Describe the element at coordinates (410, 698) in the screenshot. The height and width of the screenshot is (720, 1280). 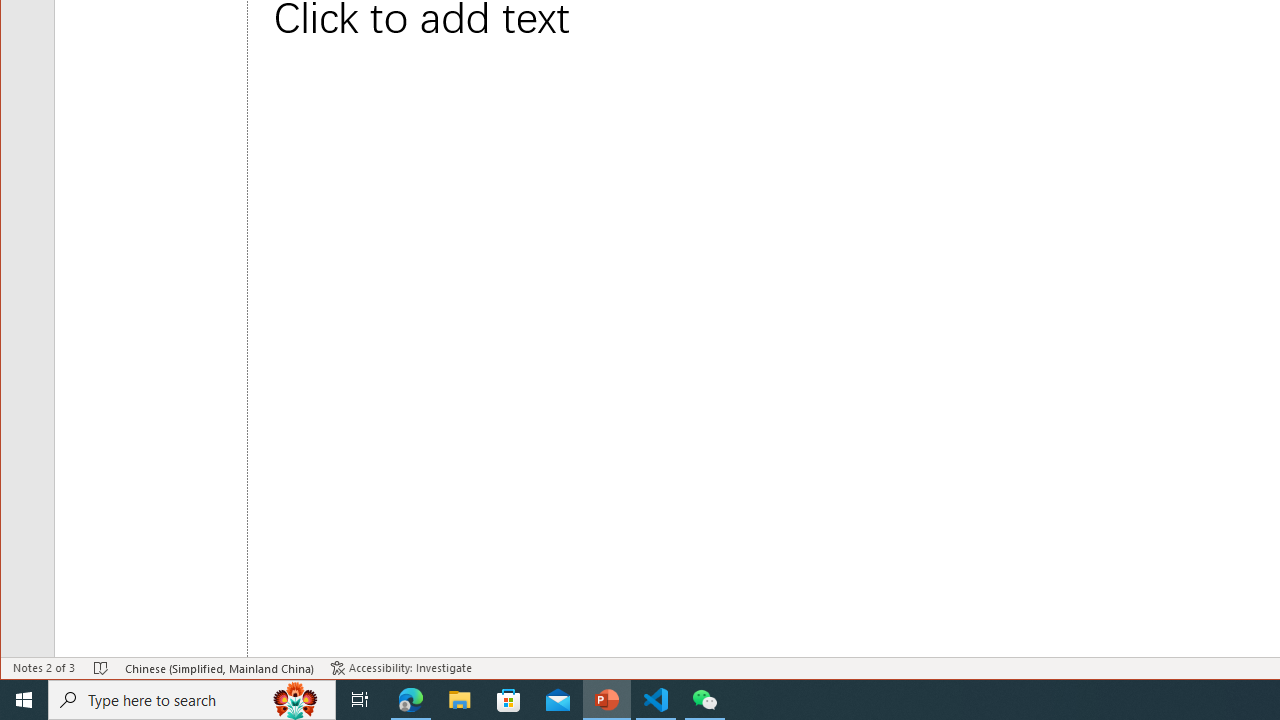
I see `'Microsoft Edge - 1 running window'` at that location.